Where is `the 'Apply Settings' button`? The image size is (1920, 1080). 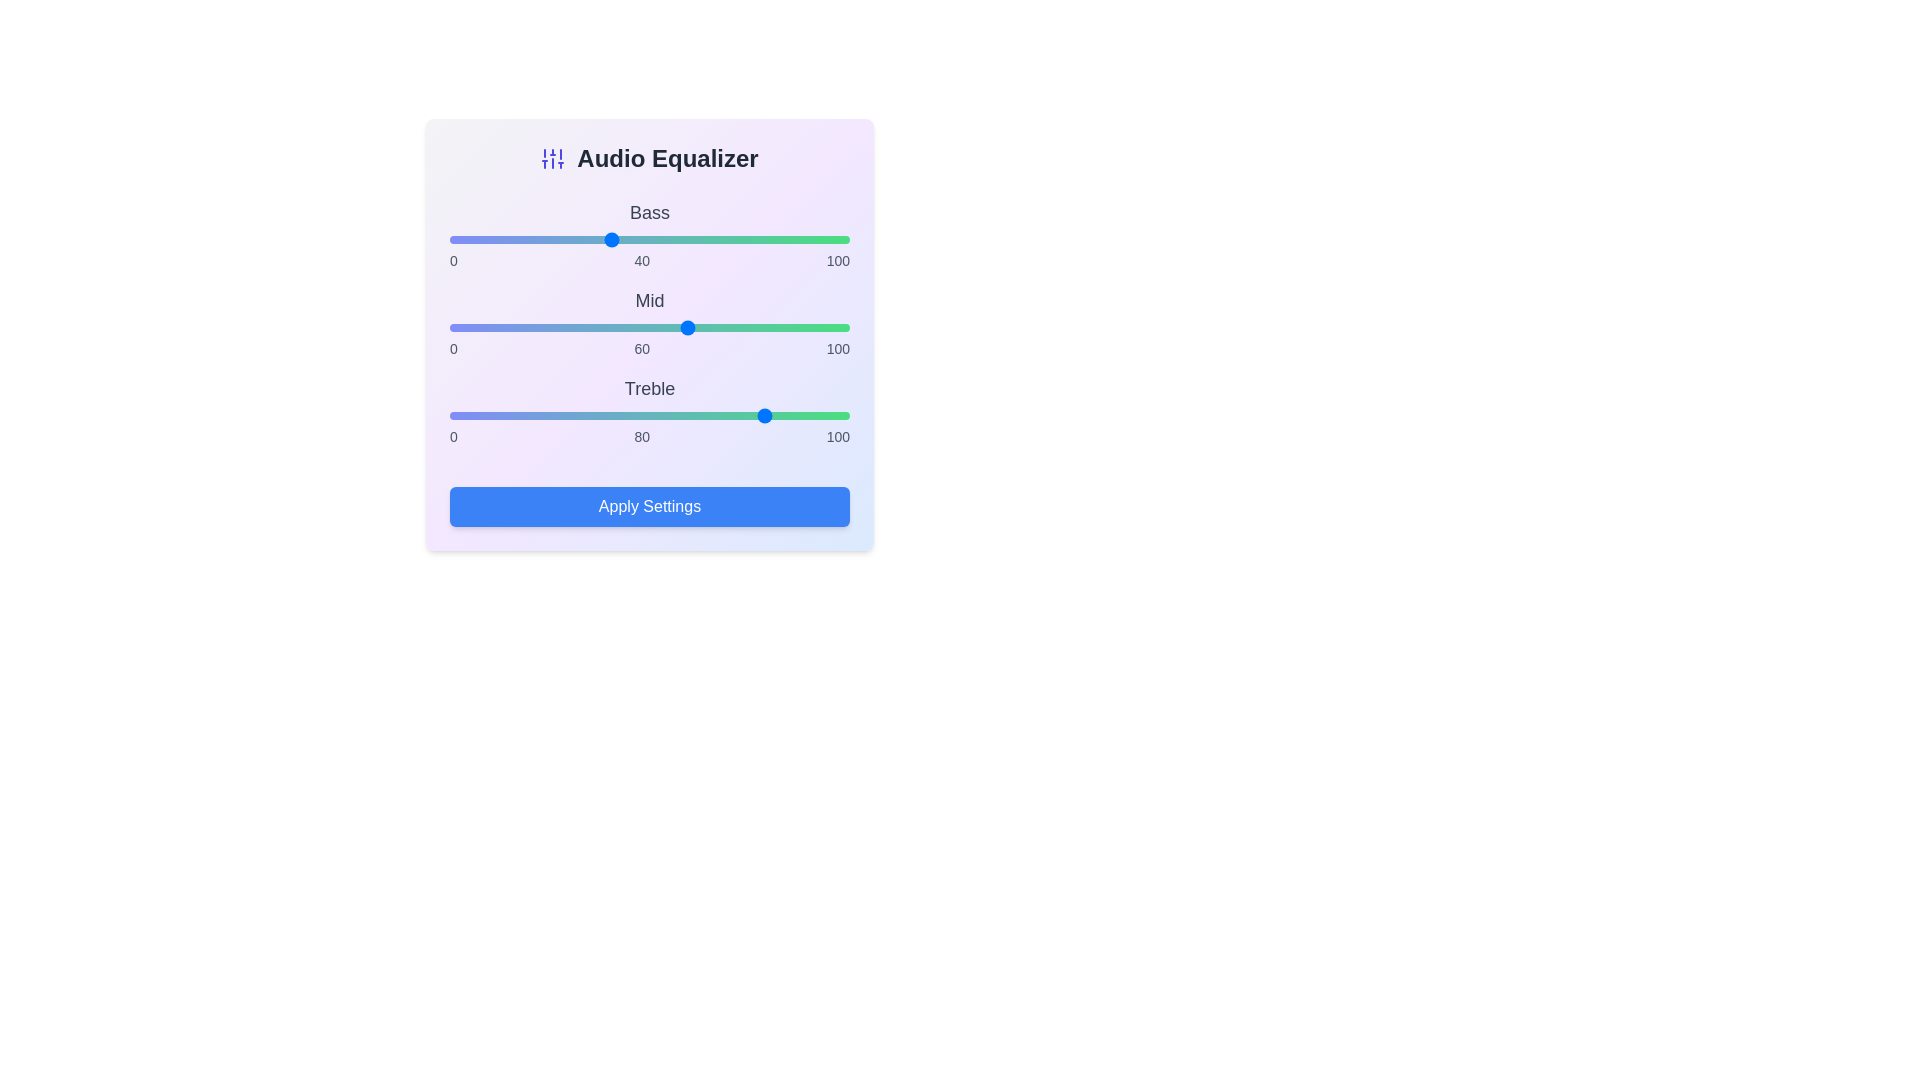
the 'Apply Settings' button is located at coordinates (649, 505).